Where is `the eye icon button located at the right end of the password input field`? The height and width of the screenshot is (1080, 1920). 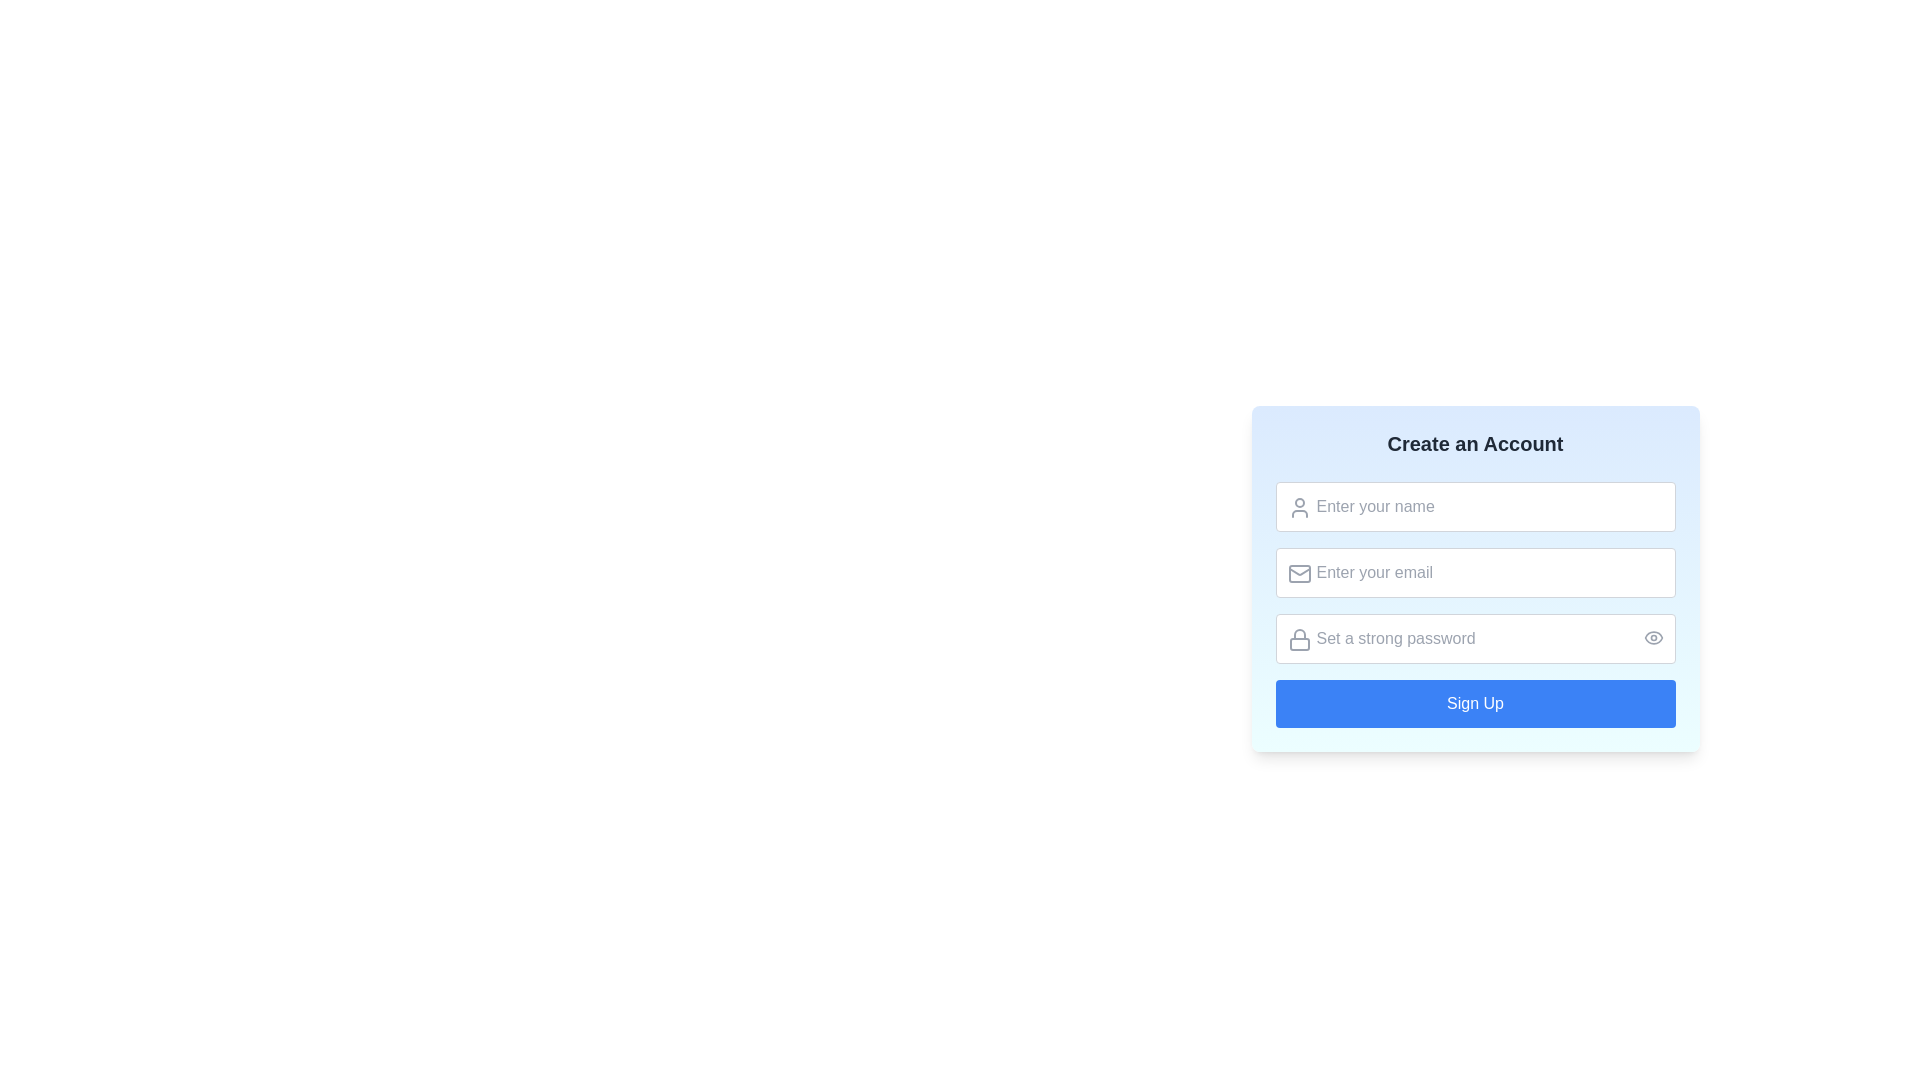 the eye icon button located at the right end of the password input field is located at coordinates (1653, 637).